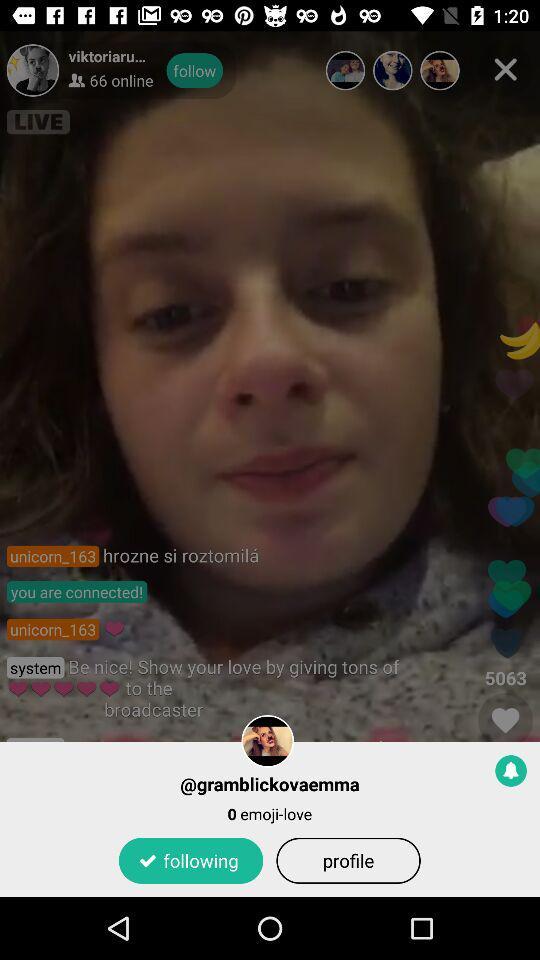 The image size is (540, 960). I want to click on notifications, so click(511, 769).